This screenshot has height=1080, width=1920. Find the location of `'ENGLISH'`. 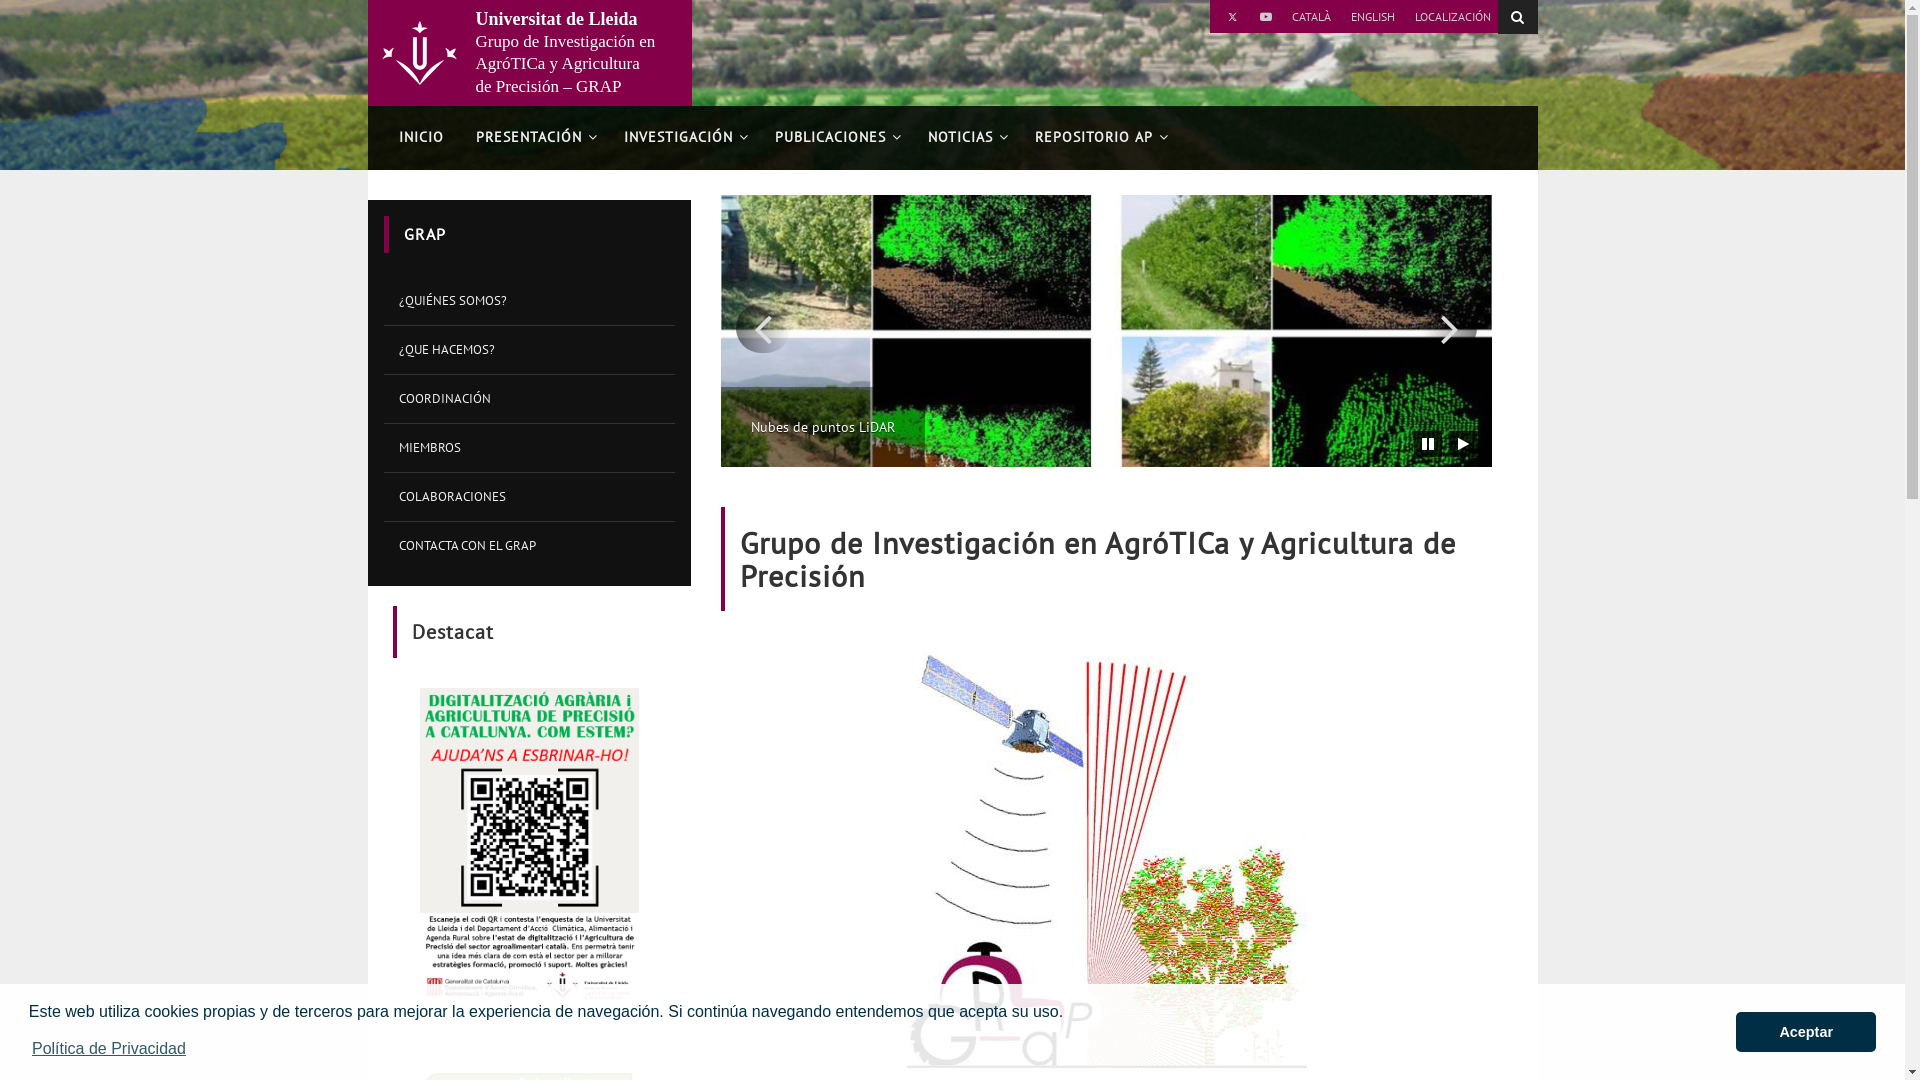

'ENGLISH' is located at coordinates (1342, 16).